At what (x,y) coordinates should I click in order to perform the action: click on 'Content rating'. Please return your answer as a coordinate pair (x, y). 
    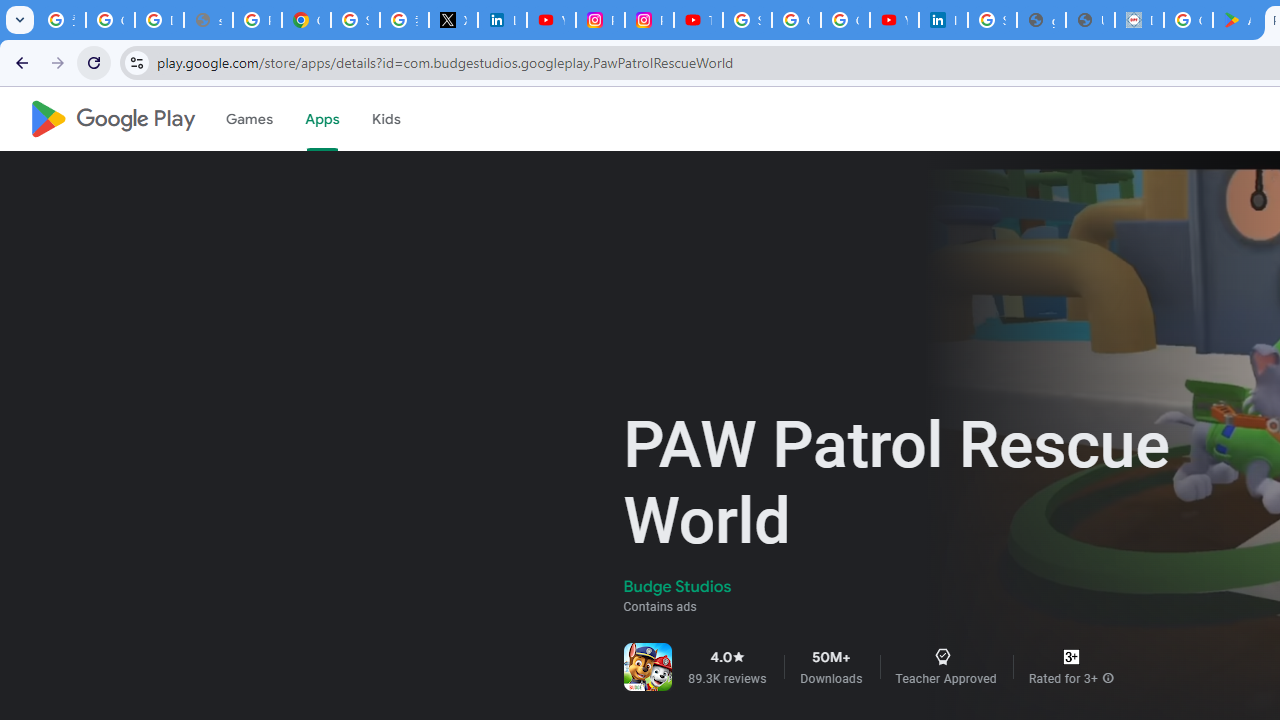
    Looking at the image, I should click on (1070, 657).